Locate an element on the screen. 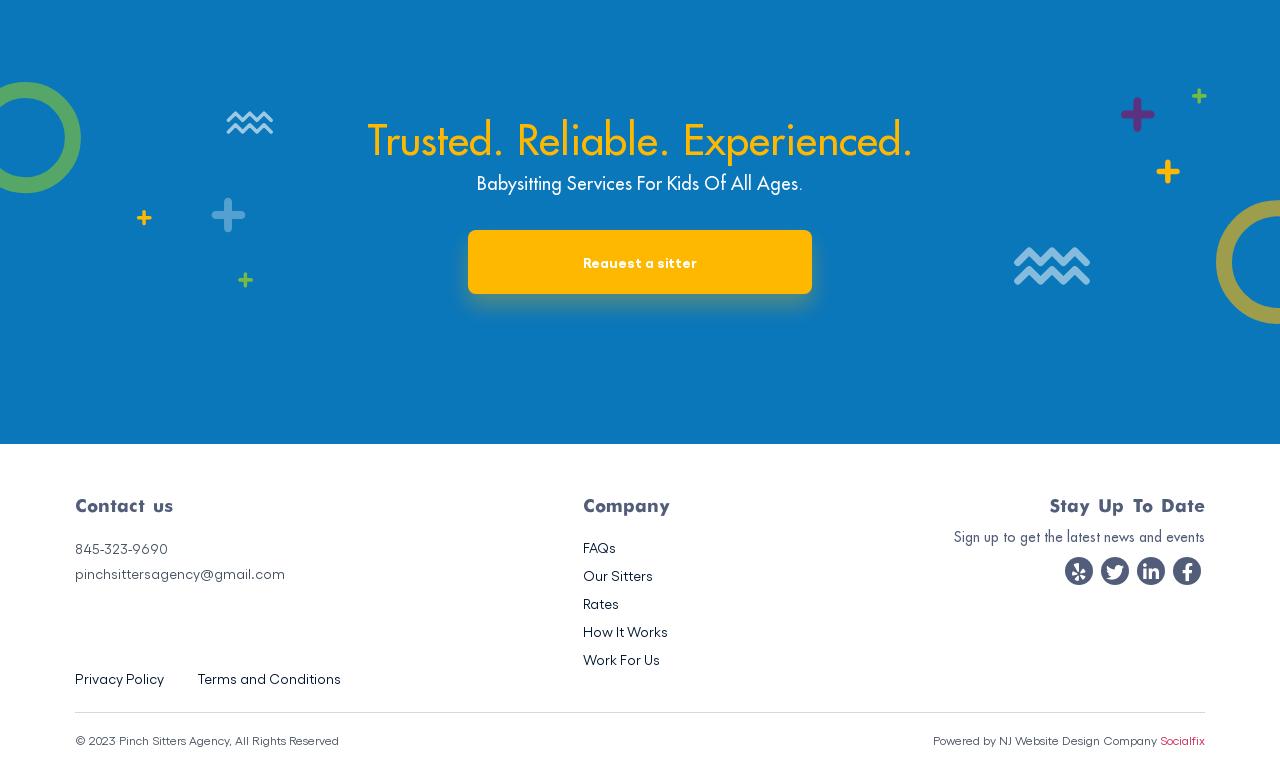 This screenshot has height=766, width=1280. '845-323-9690' is located at coordinates (120, 547).